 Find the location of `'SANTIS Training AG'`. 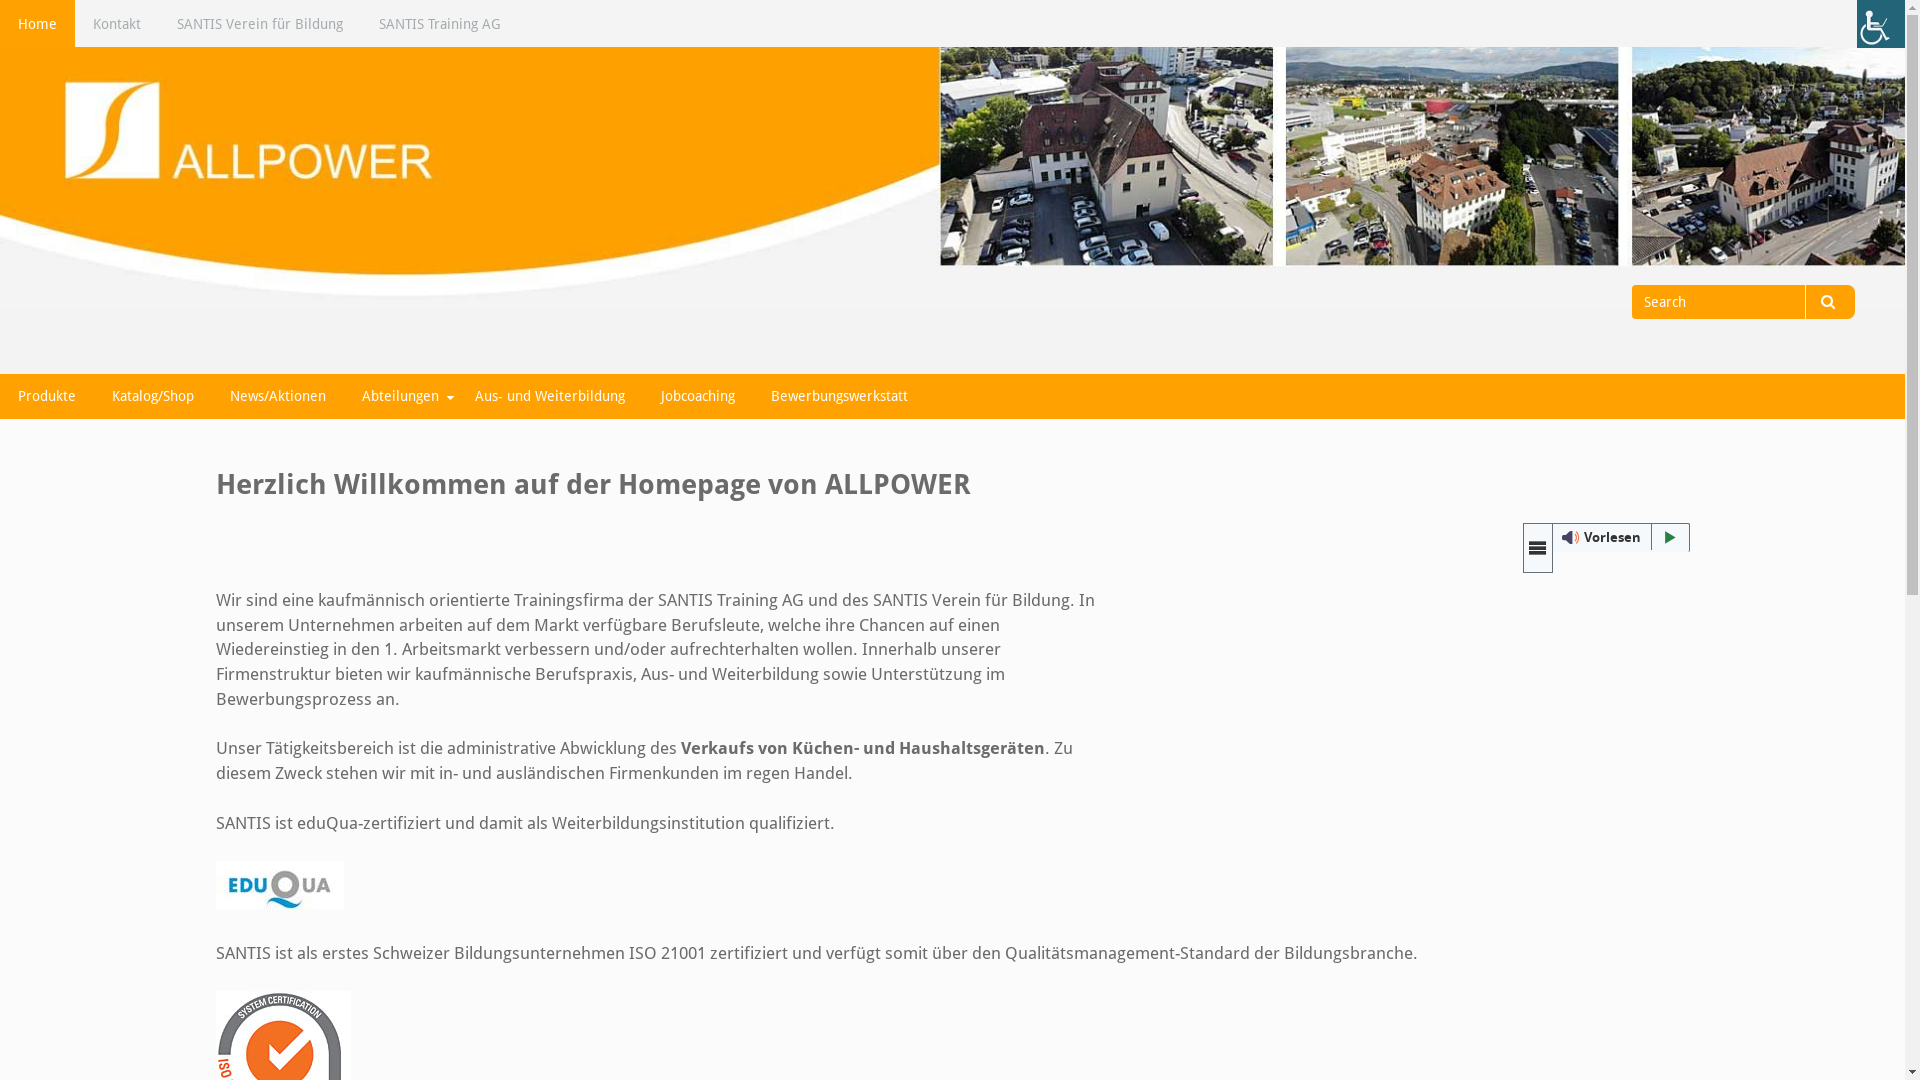

'SANTIS Training AG' is located at coordinates (439, 23).